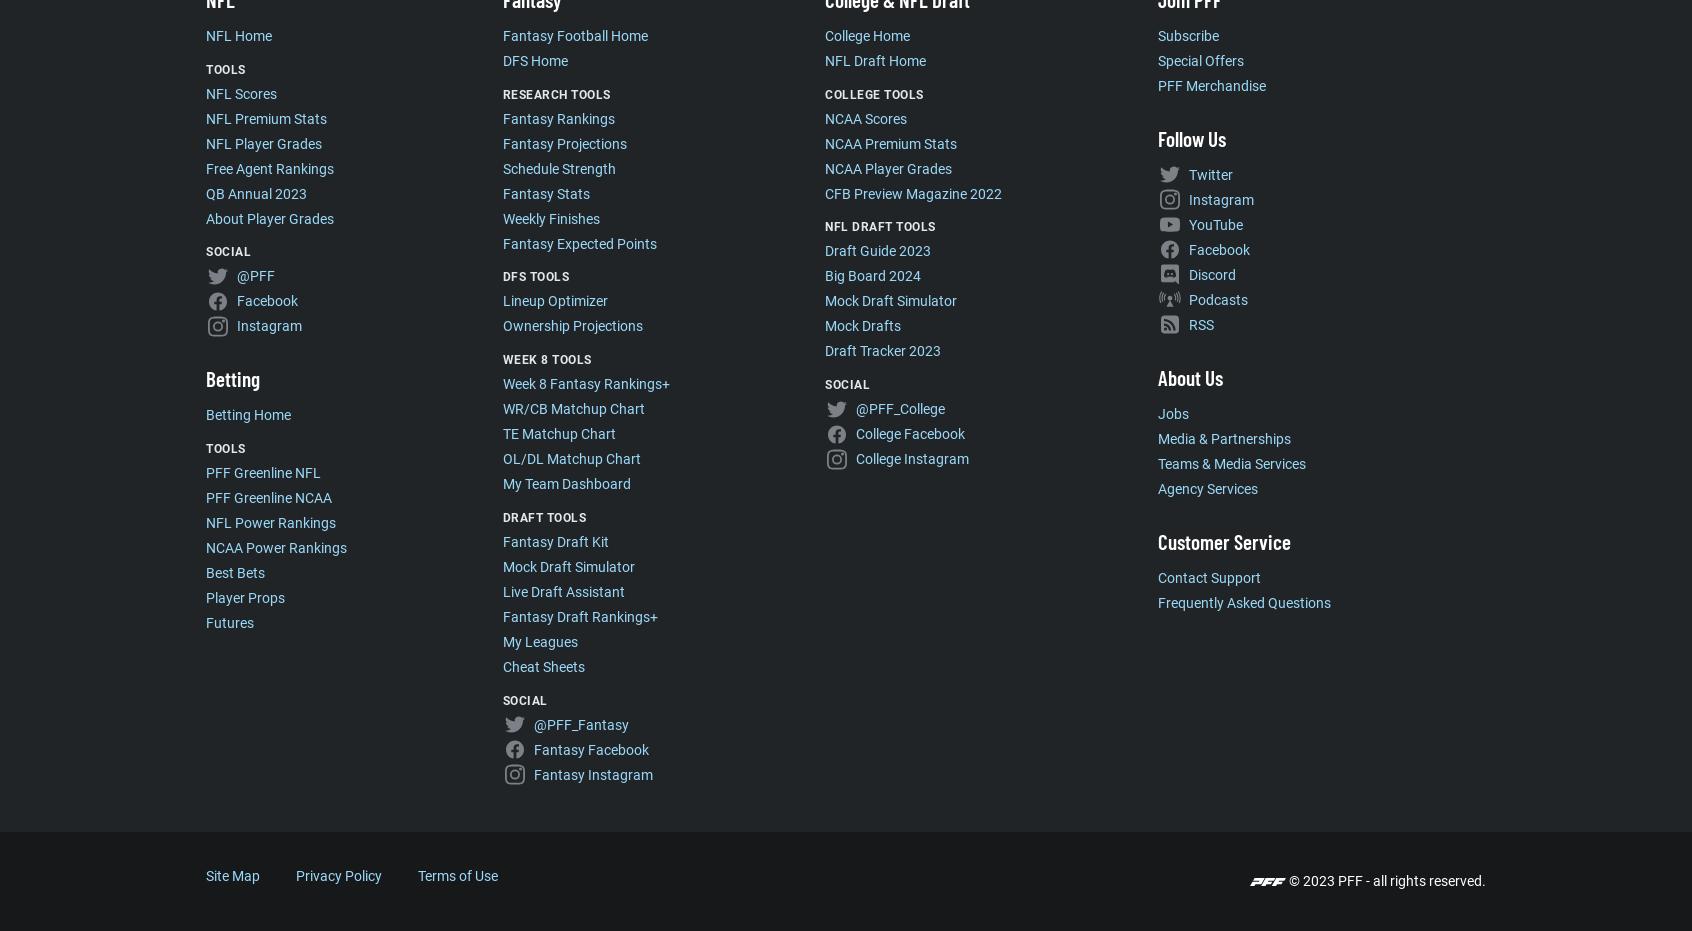 Image resolution: width=1692 pixels, height=931 pixels. Describe the element at coordinates (1188, 376) in the screenshot. I see `'About Us'` at that location.